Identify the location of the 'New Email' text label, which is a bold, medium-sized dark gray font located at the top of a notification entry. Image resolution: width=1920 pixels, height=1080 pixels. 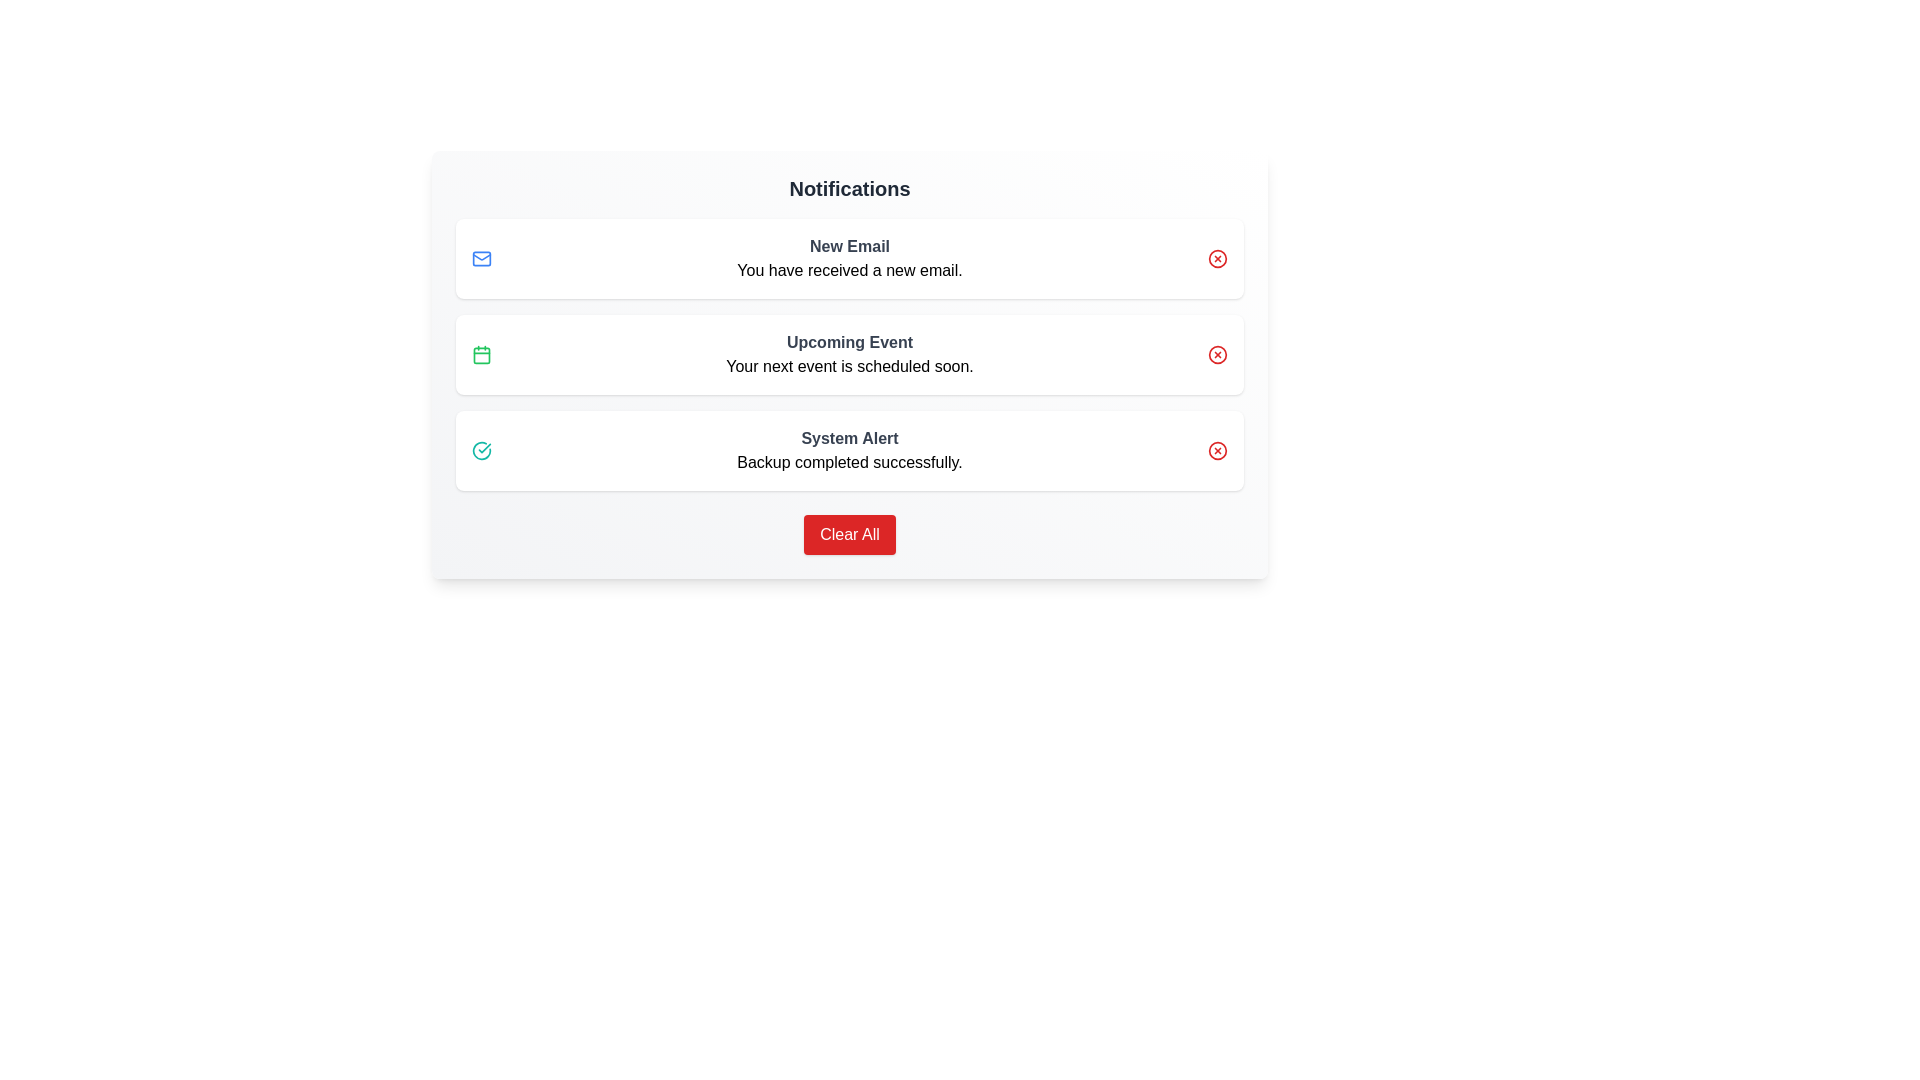
(849, 245).